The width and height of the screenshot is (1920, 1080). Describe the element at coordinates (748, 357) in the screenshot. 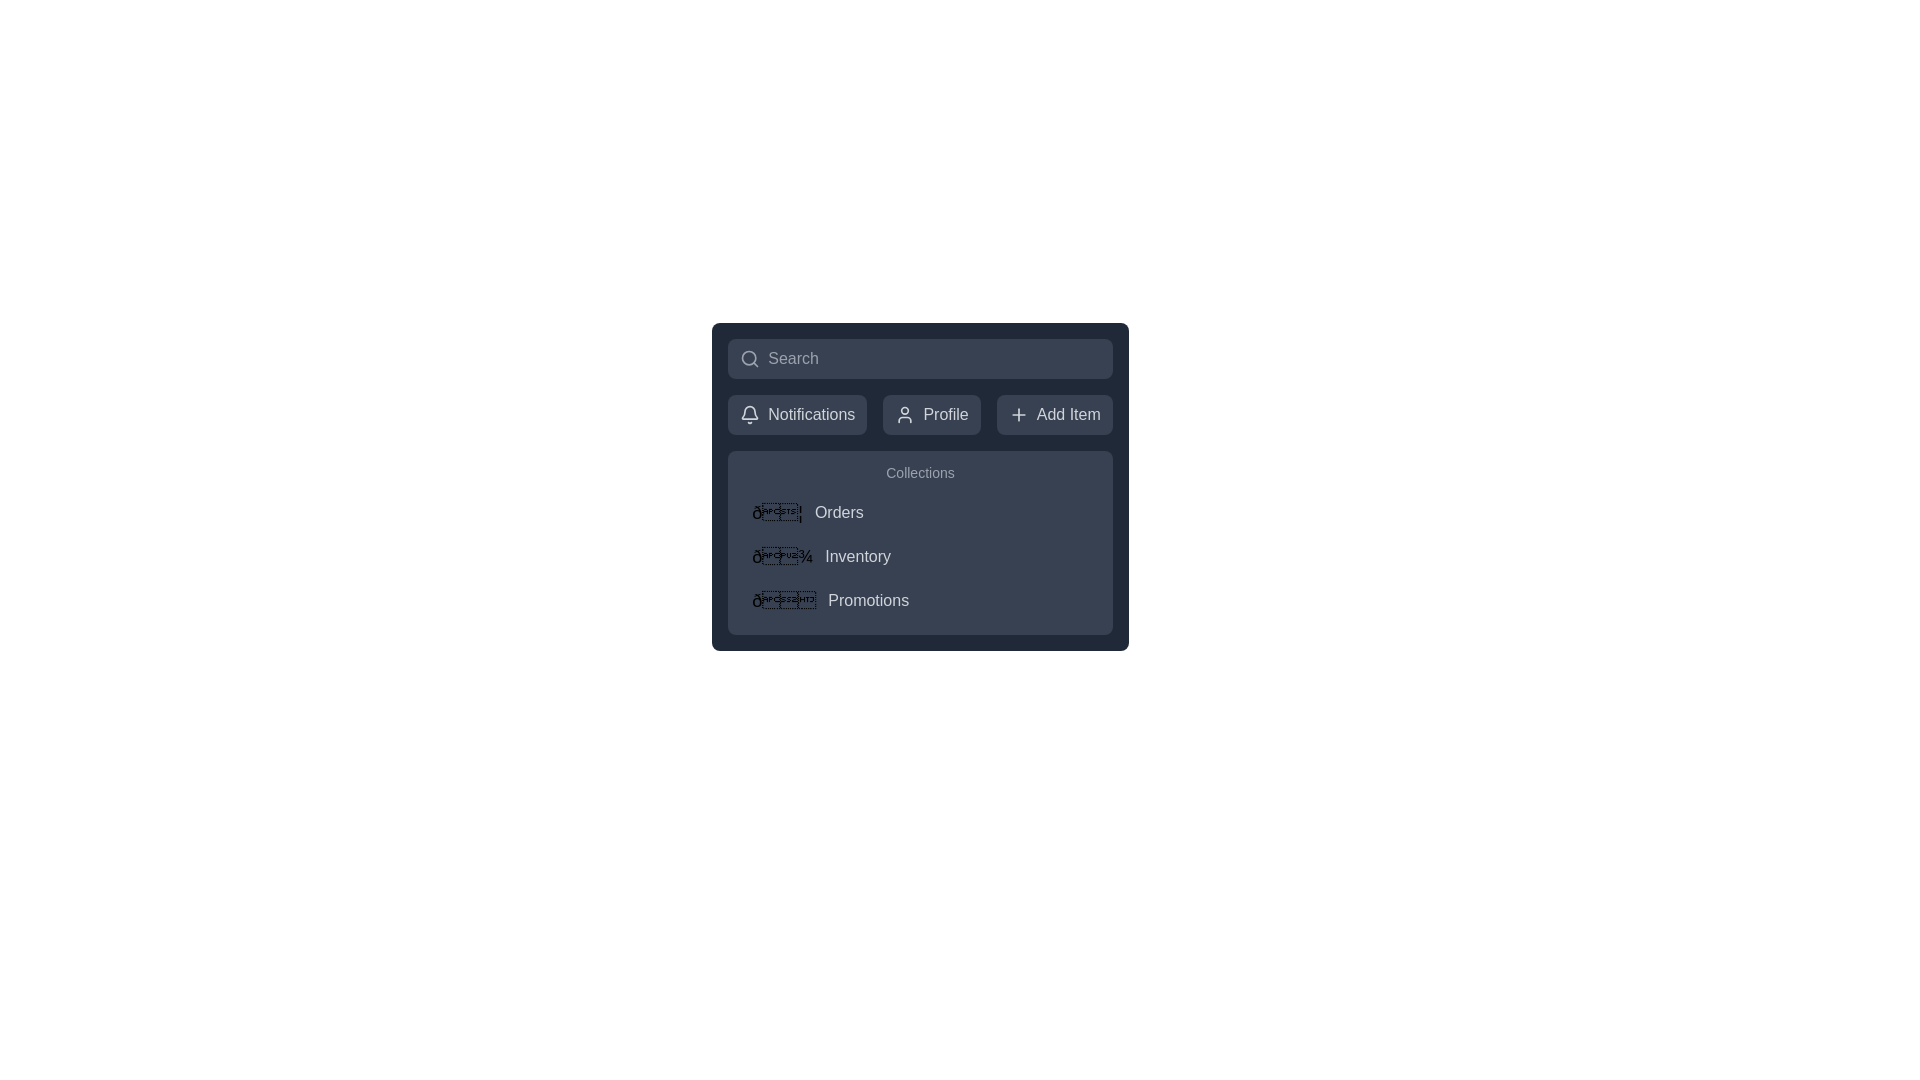

I see `the magnifying glass icon located at the leftmost position of the search bar` at that location.